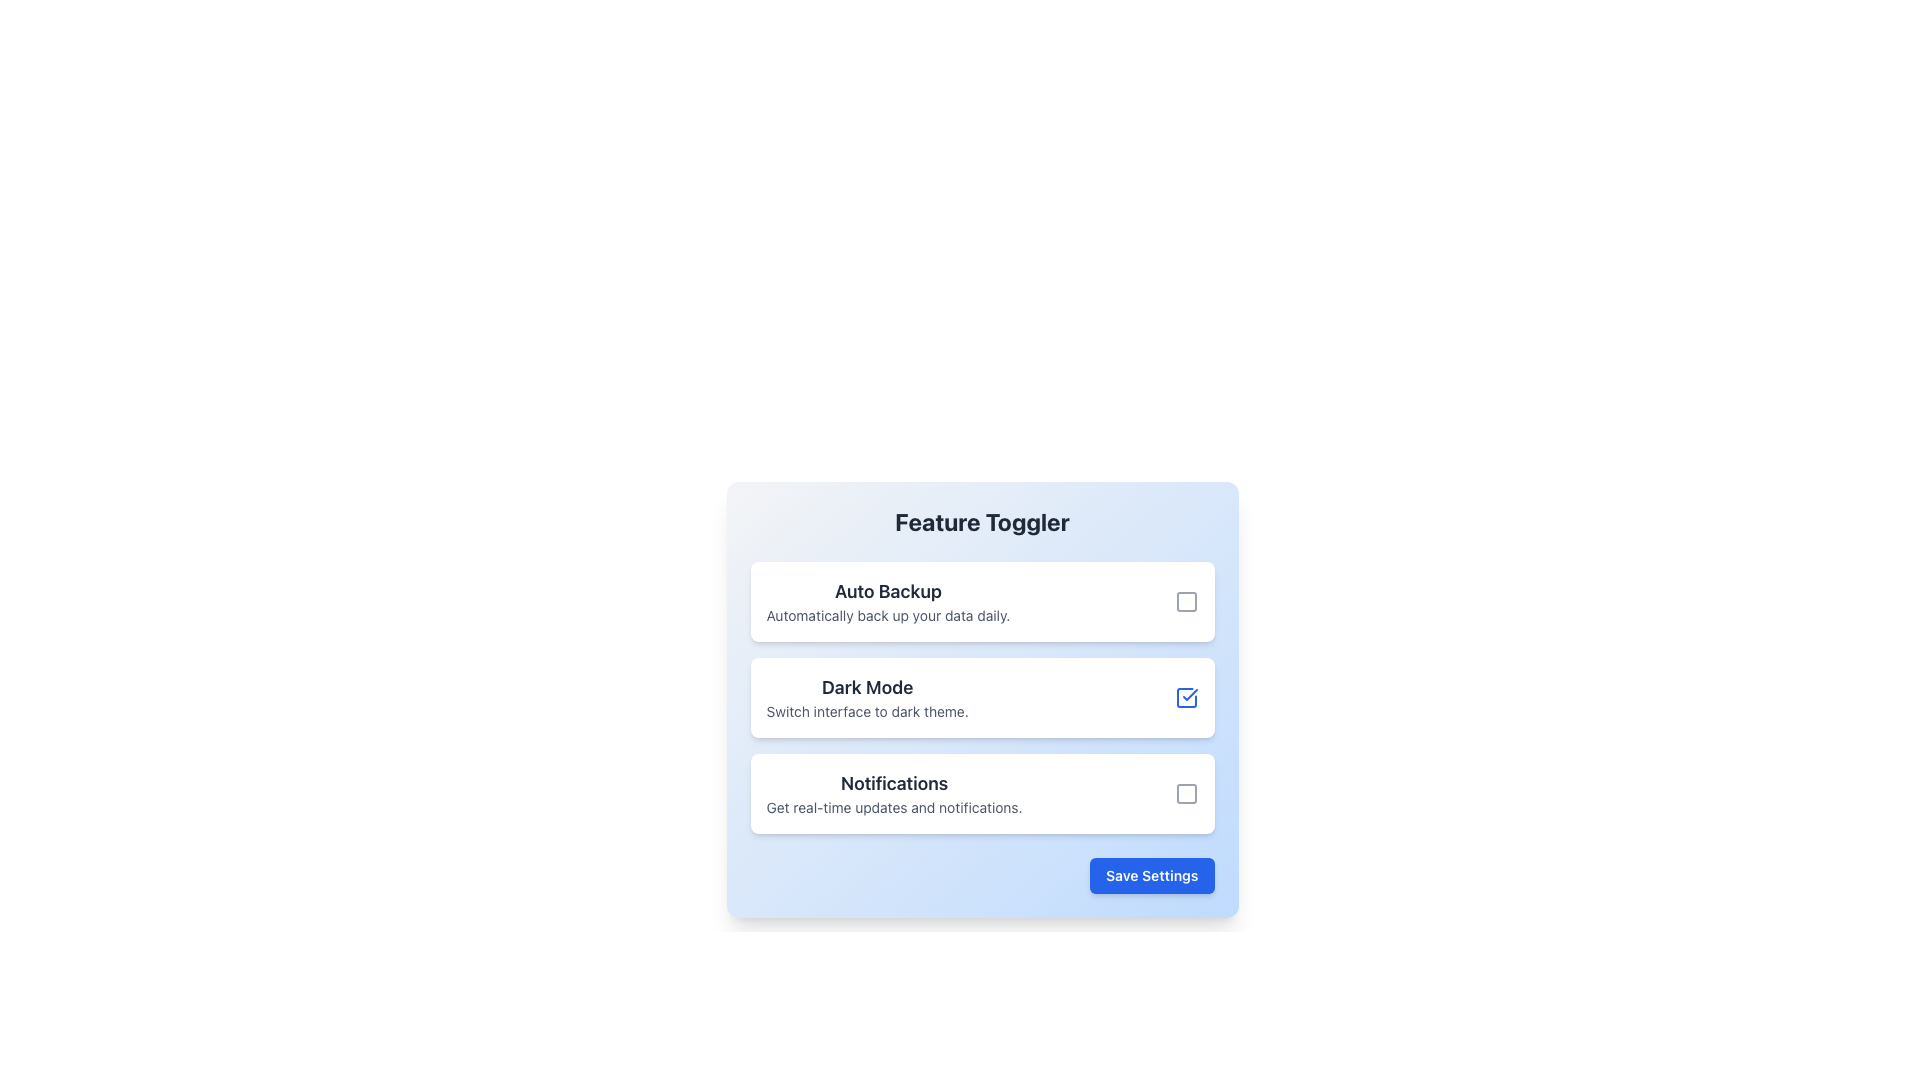 This screenshot has height=1080, width=1920. Describe the element at coordinates (893, 806) in the screenshot. I see `text caption that says 'Get real-time updates and notifications.' located beneath the 'Notifications' heading in the Feature Toggler interface panel` at that location.